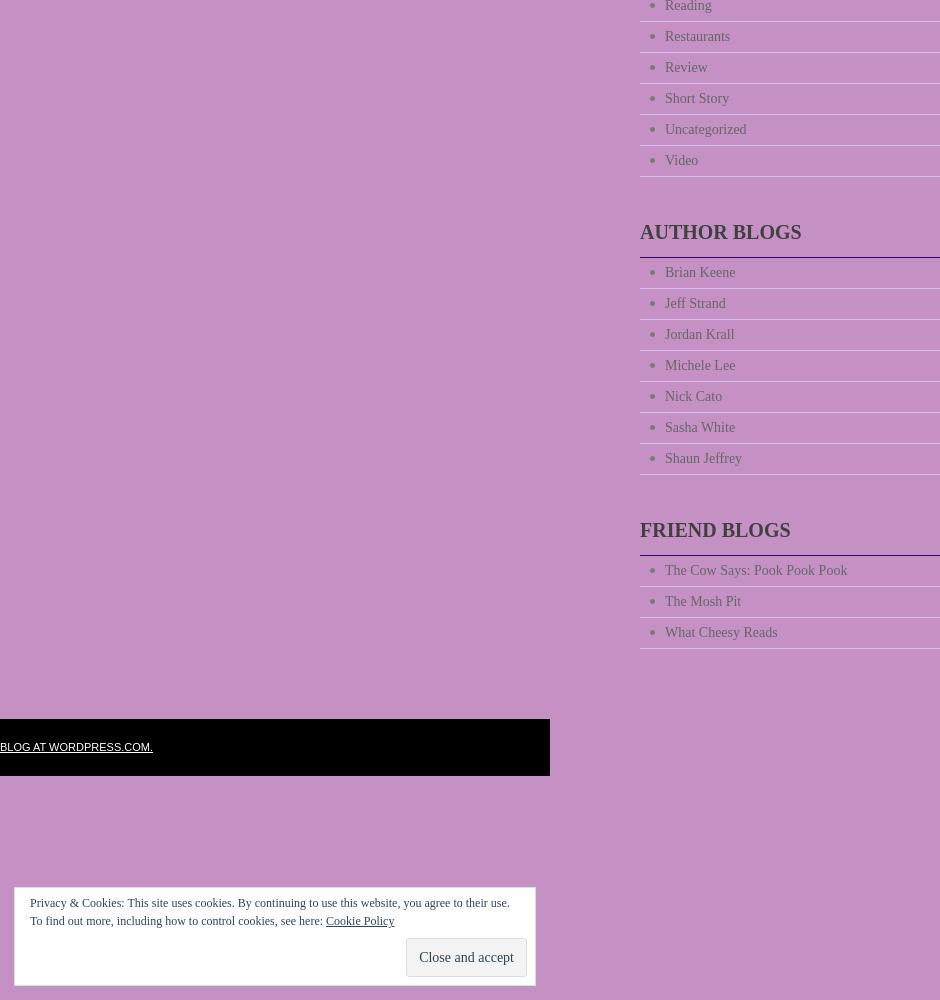  I want to click on 'Blog at WordPress.com.', so click(75, 746).